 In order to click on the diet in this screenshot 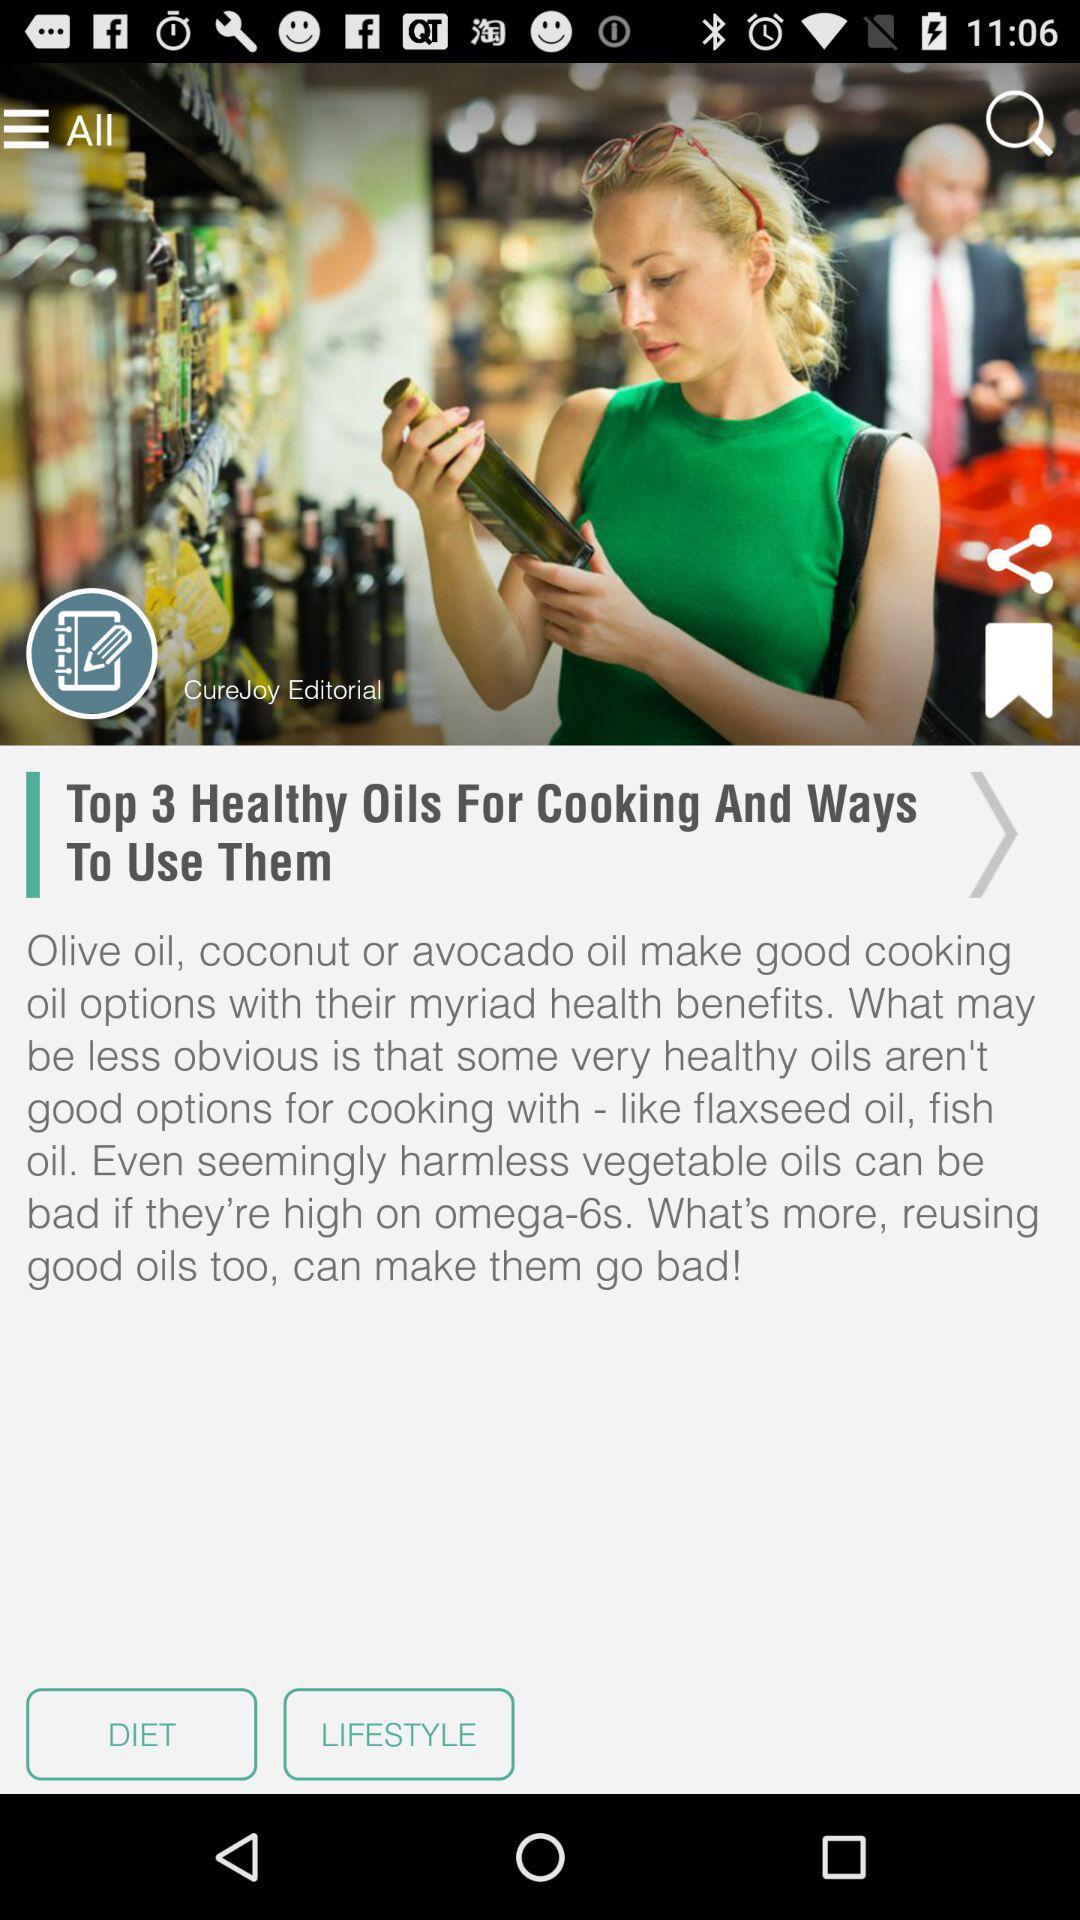, I will do `click(140, 1733)`.